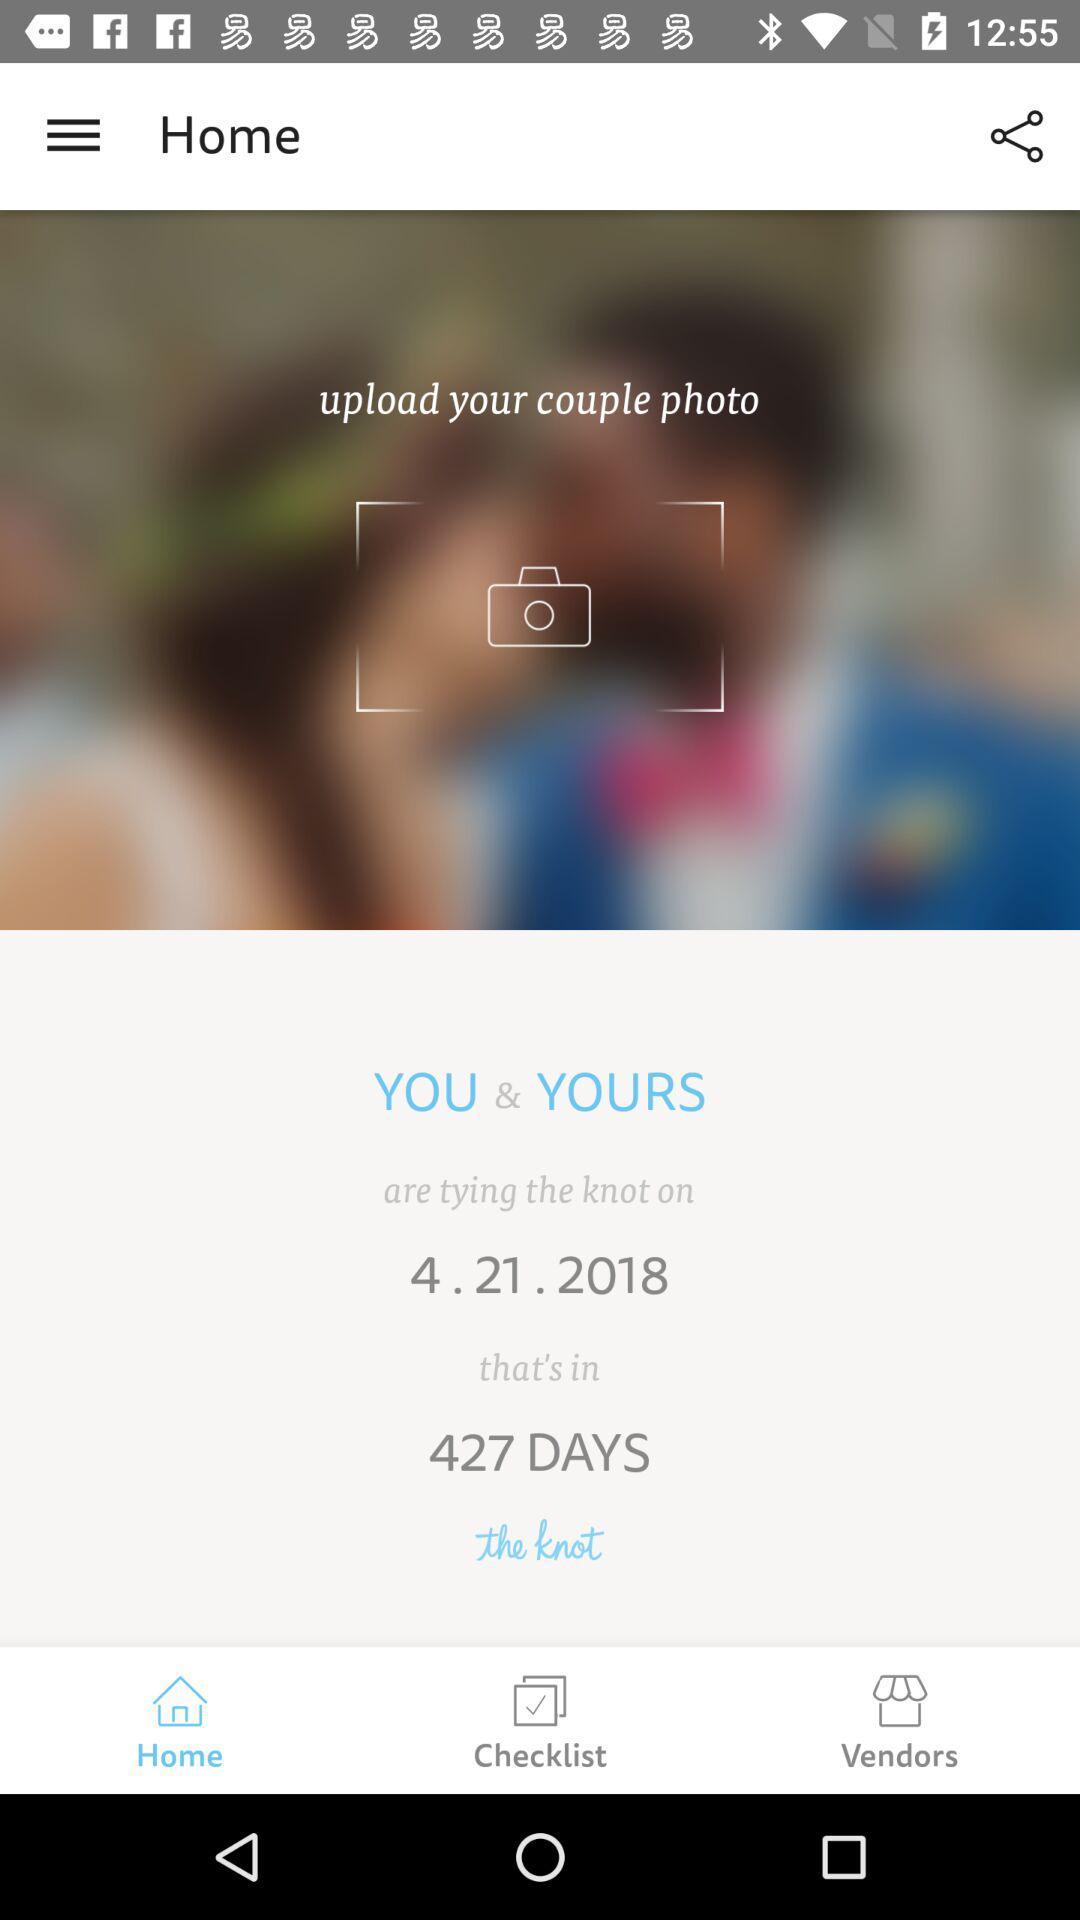  Describe the element at coordinates (72, 135) in the screenshot. I see `the item next to the home icon` at that location.